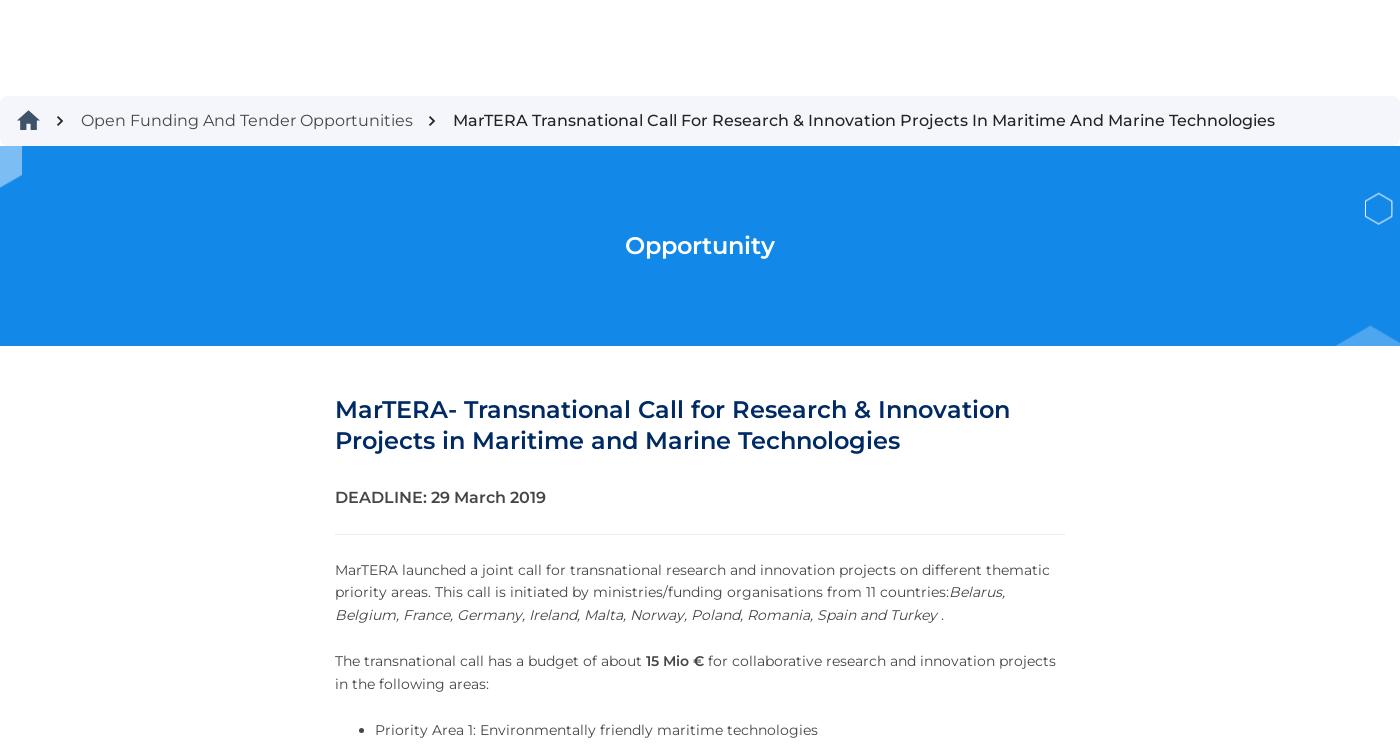 Image resolution: width=1400 pixels, height=753 pixels. I want to click on 'Mission of the ECCP', so click(32, 415).